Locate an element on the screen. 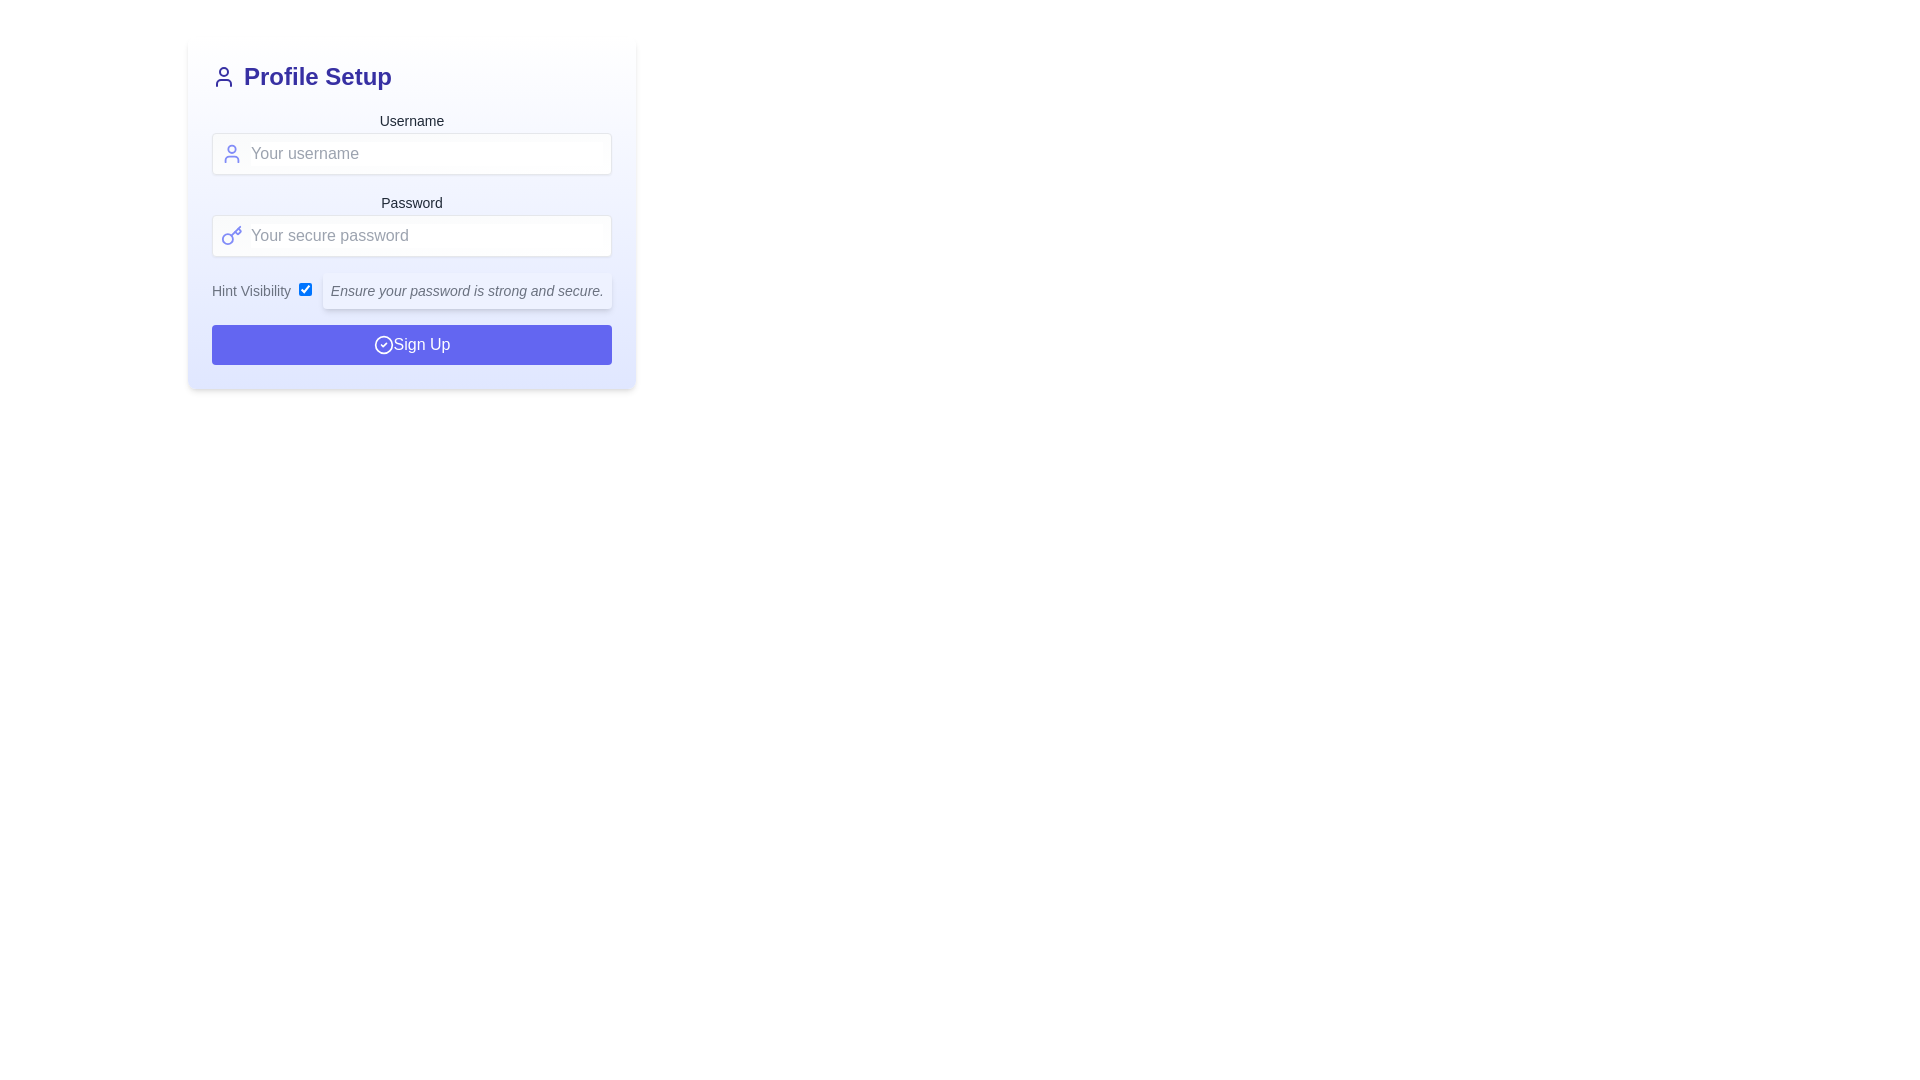 The image size is (1920, 1080). the 'Password' label, which is styled in dark gray and positioned above the password input field in the profile setup form is located at coordinates (411, 203).